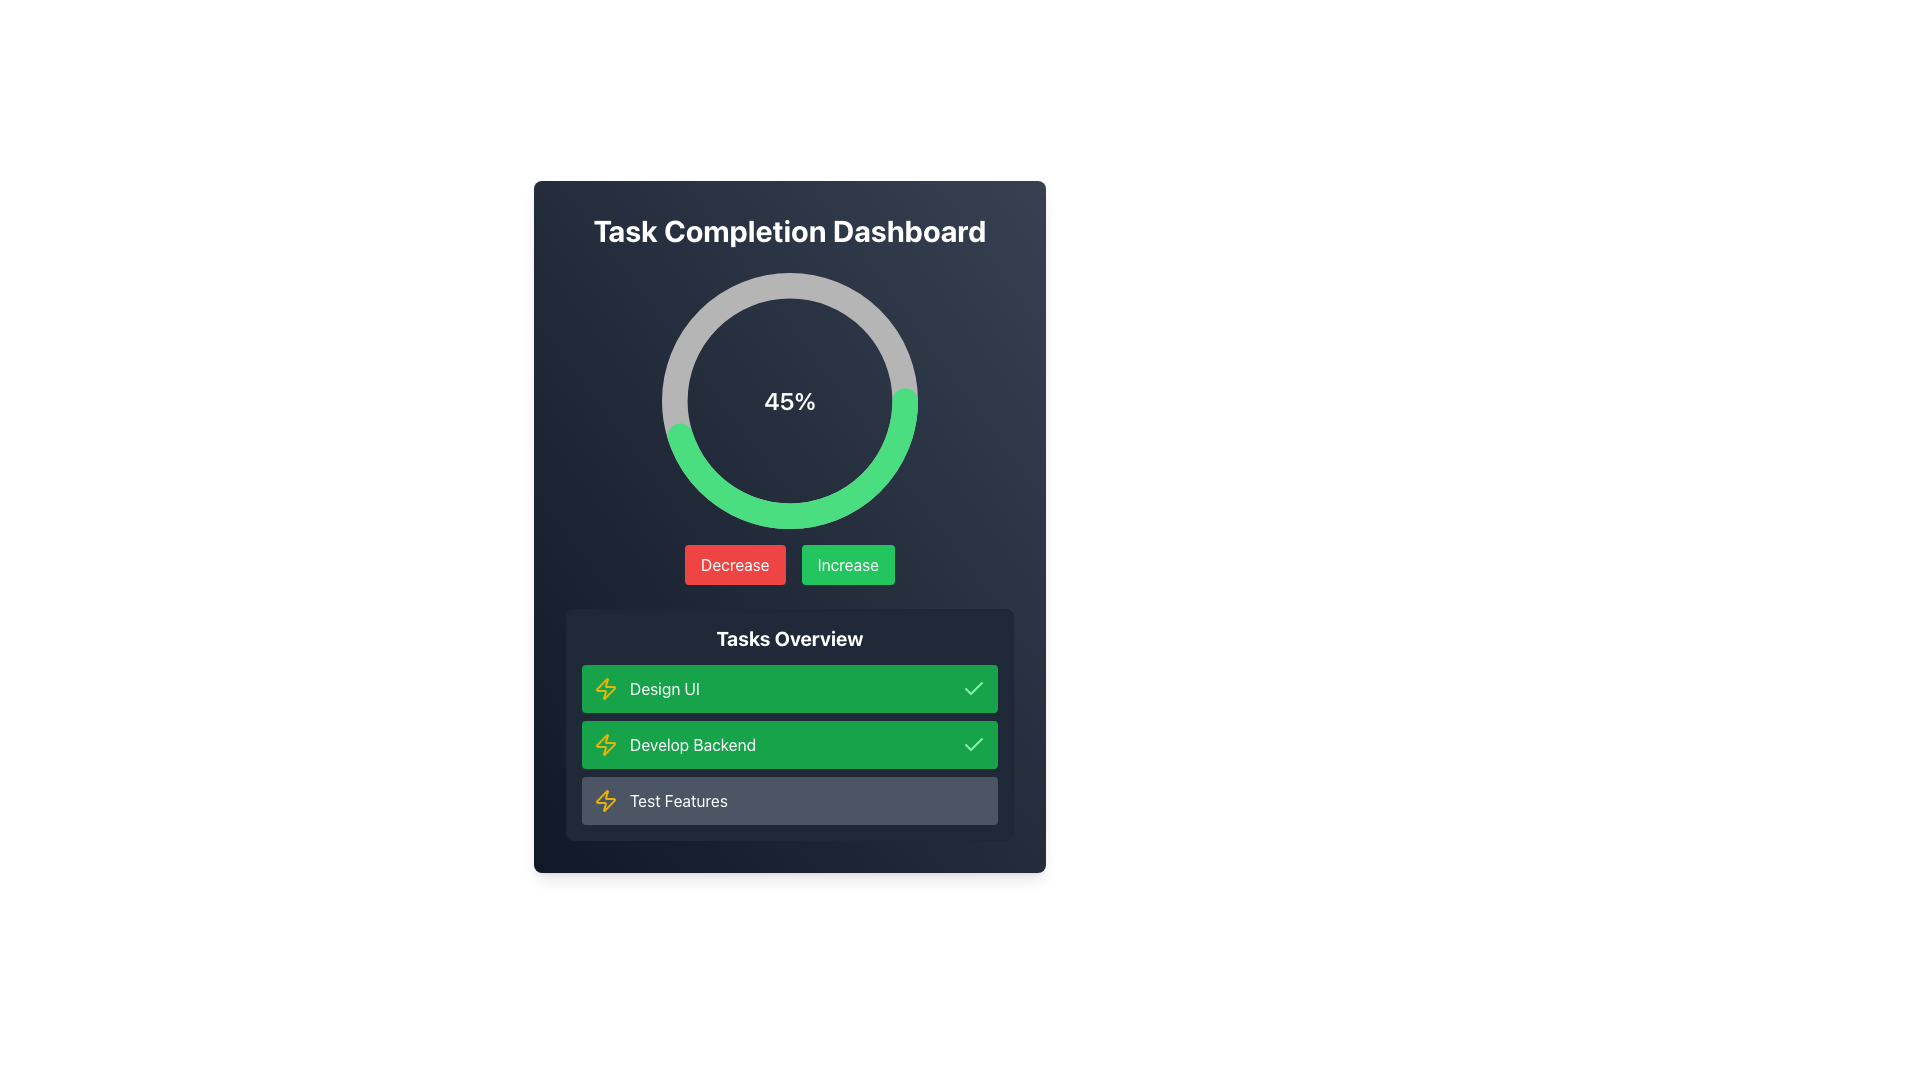 Image resolution: width=1920 pixels, height=1080 pixels. Describe the element at coordinates (789, 688) in the screenshot. I see `the first task item in the 'Tasks Overview' section` at that location.